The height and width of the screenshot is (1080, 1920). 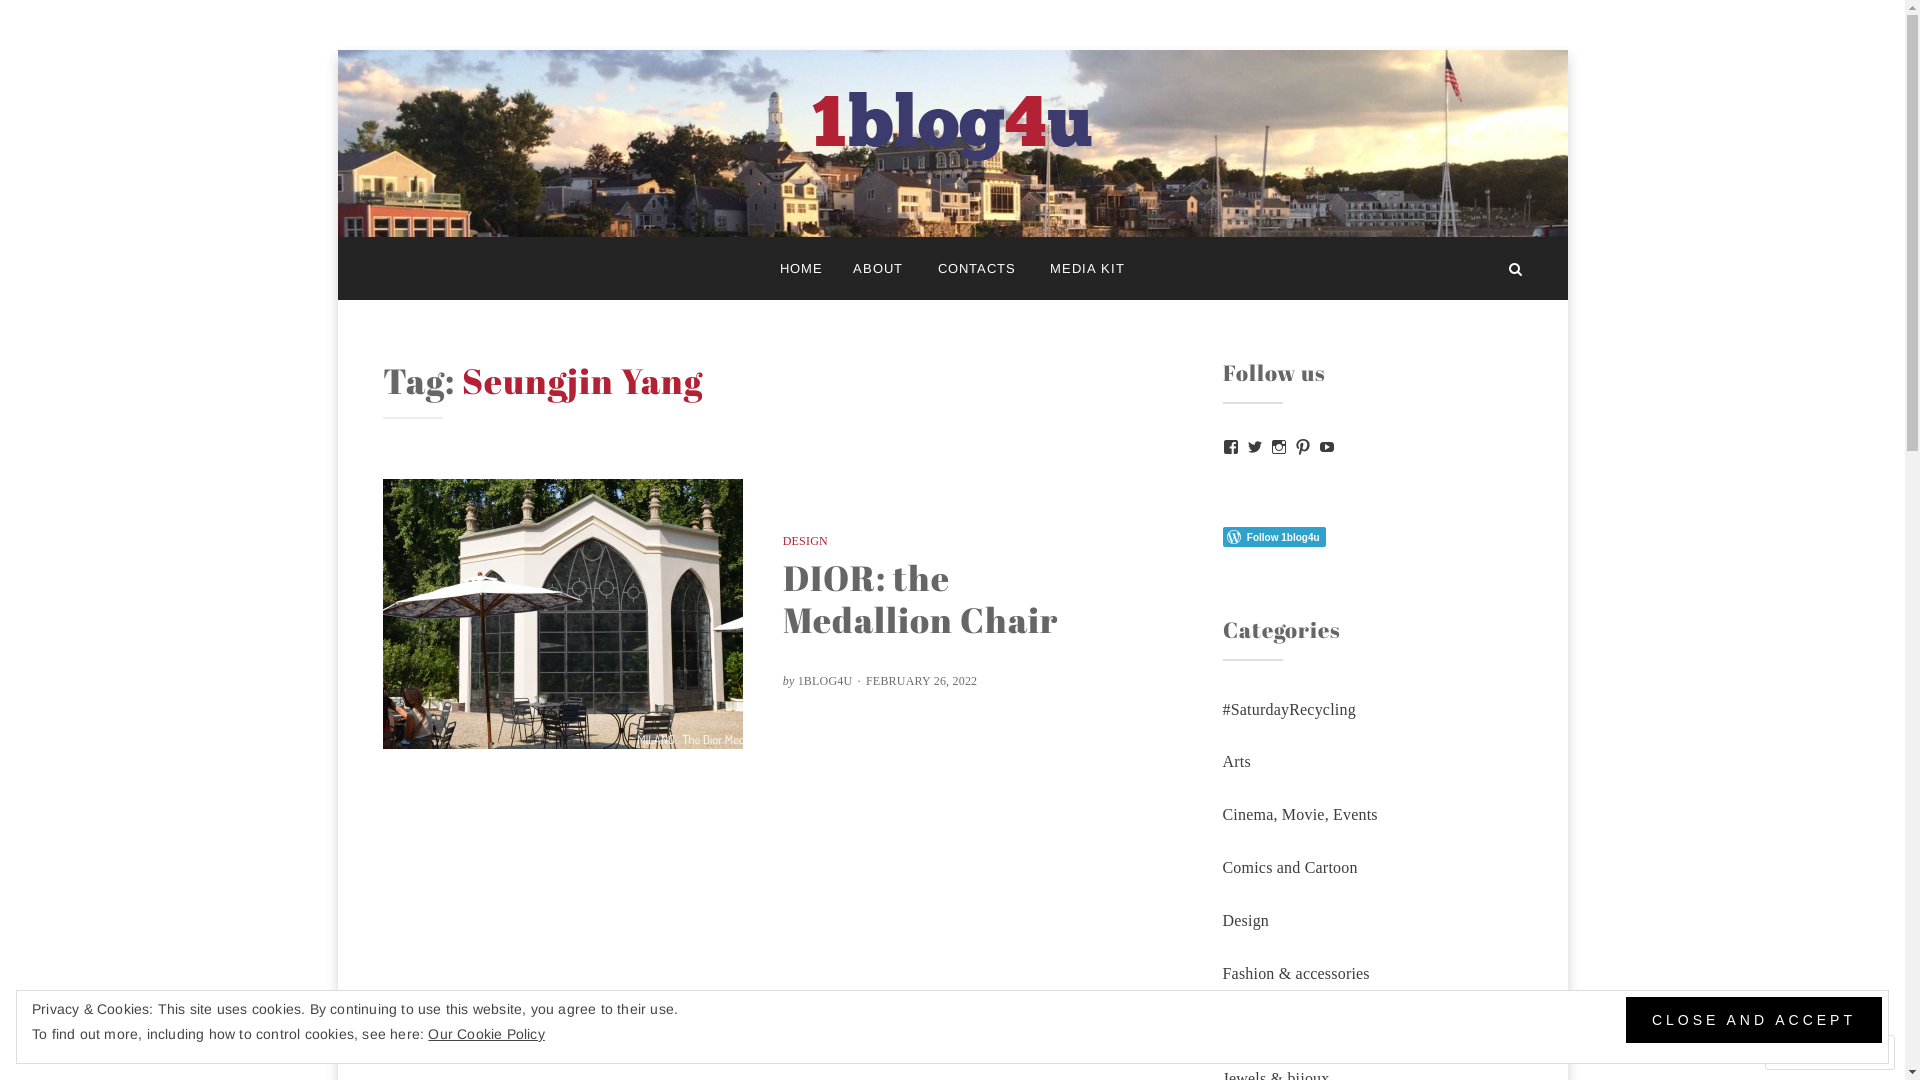 I want to click on '1BLOG4U', so click(x=825, y=680).